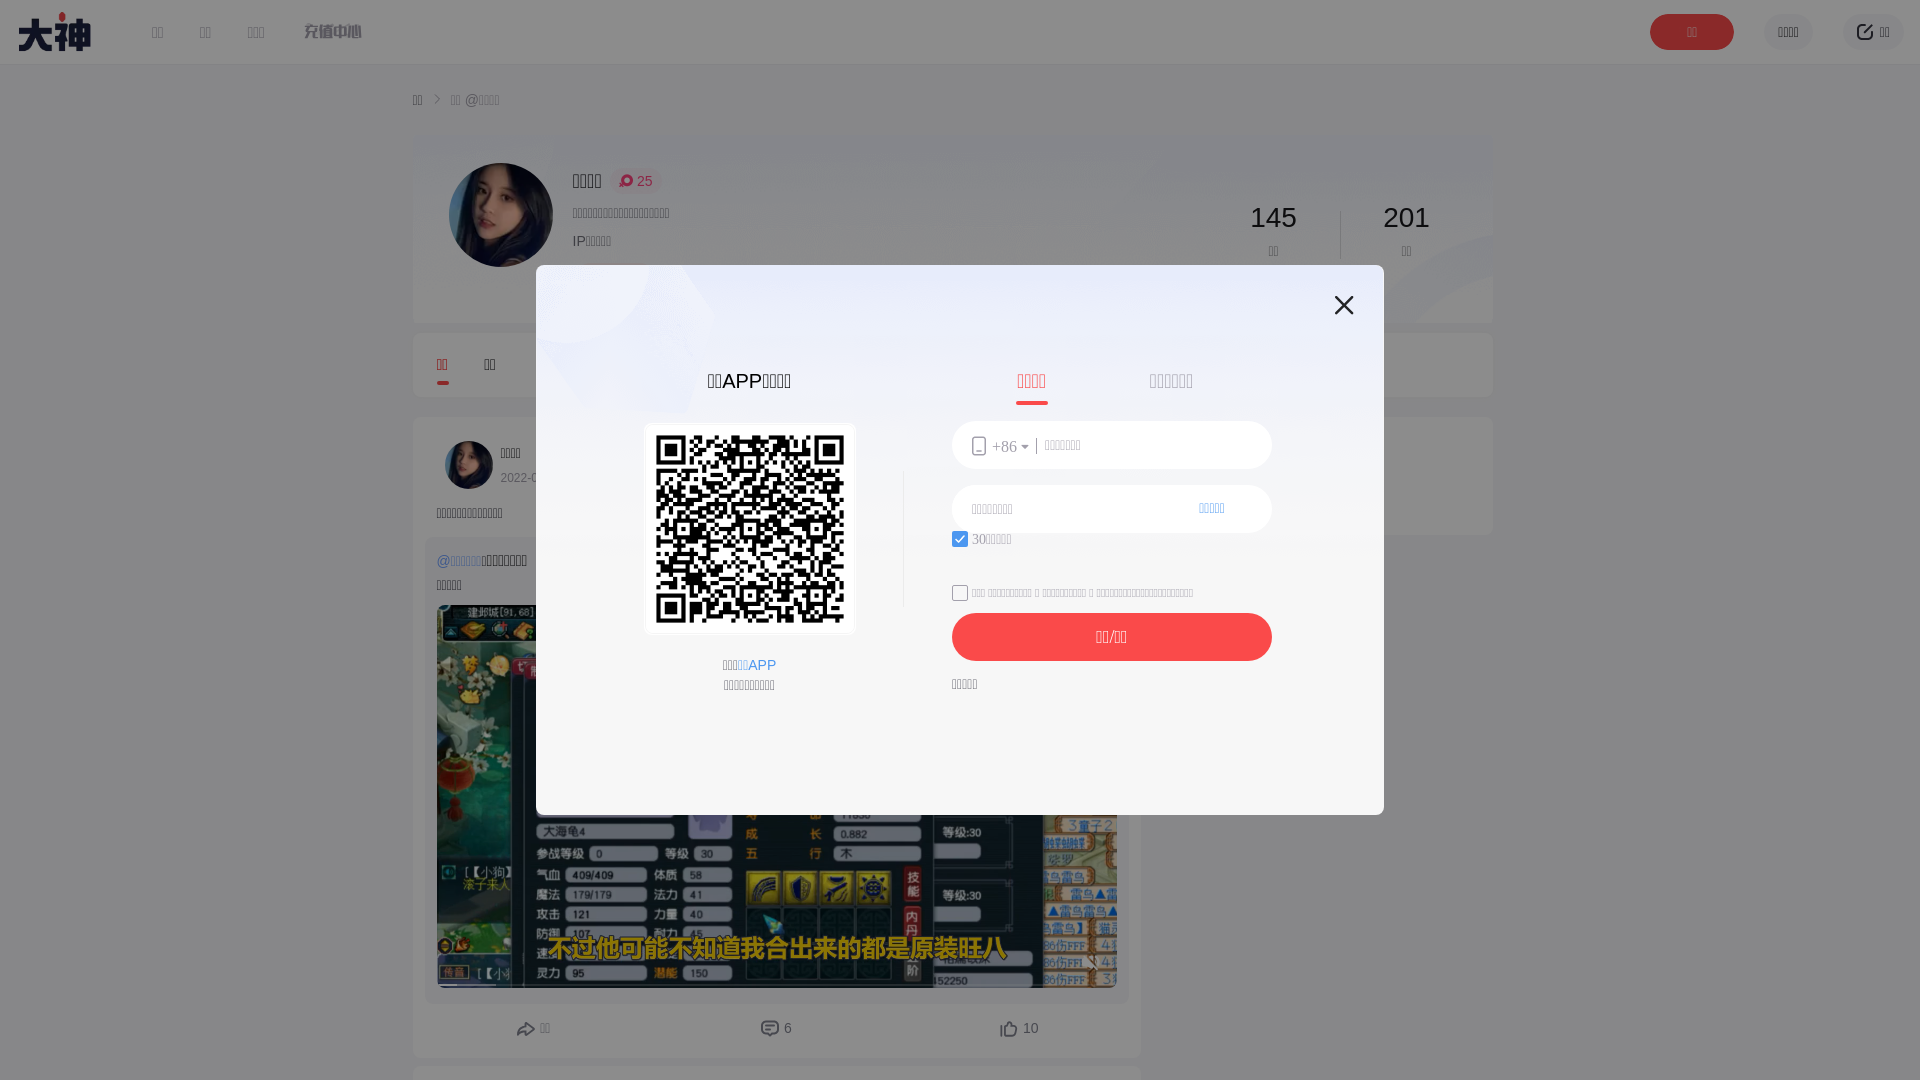  I want to click on '6', so click(775, 1029).